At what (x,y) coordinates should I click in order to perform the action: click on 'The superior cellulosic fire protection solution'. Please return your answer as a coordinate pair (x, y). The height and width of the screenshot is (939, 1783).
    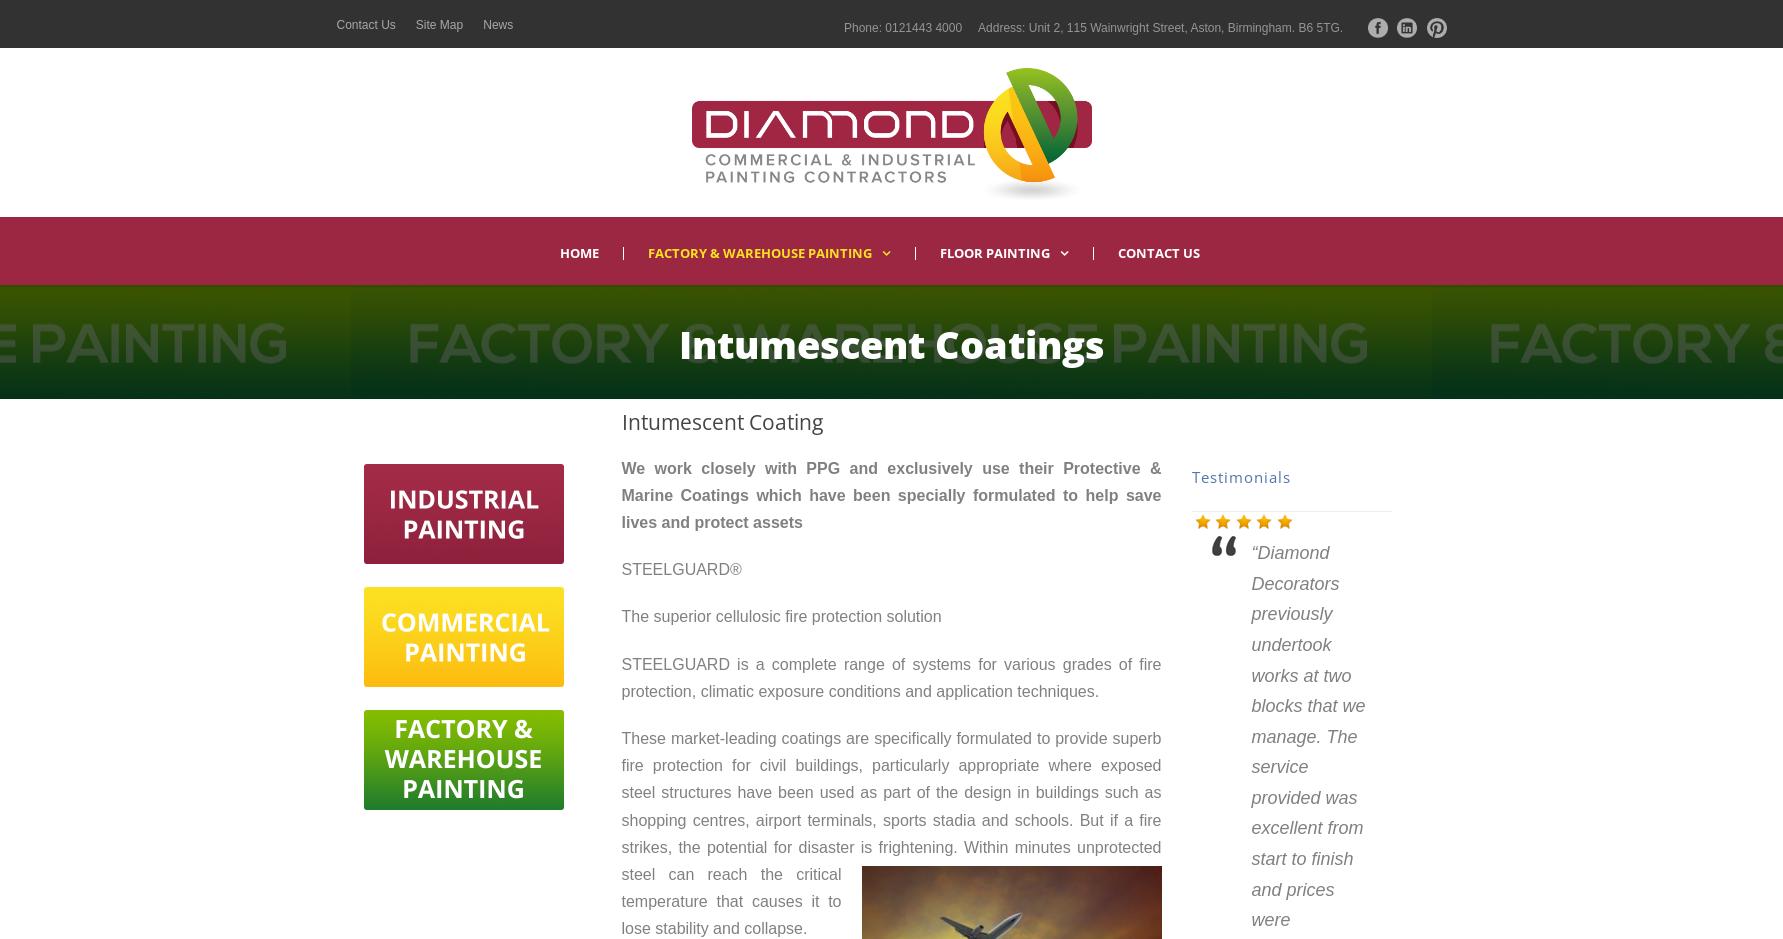
    Looking at the image, I should click on (779, 615).